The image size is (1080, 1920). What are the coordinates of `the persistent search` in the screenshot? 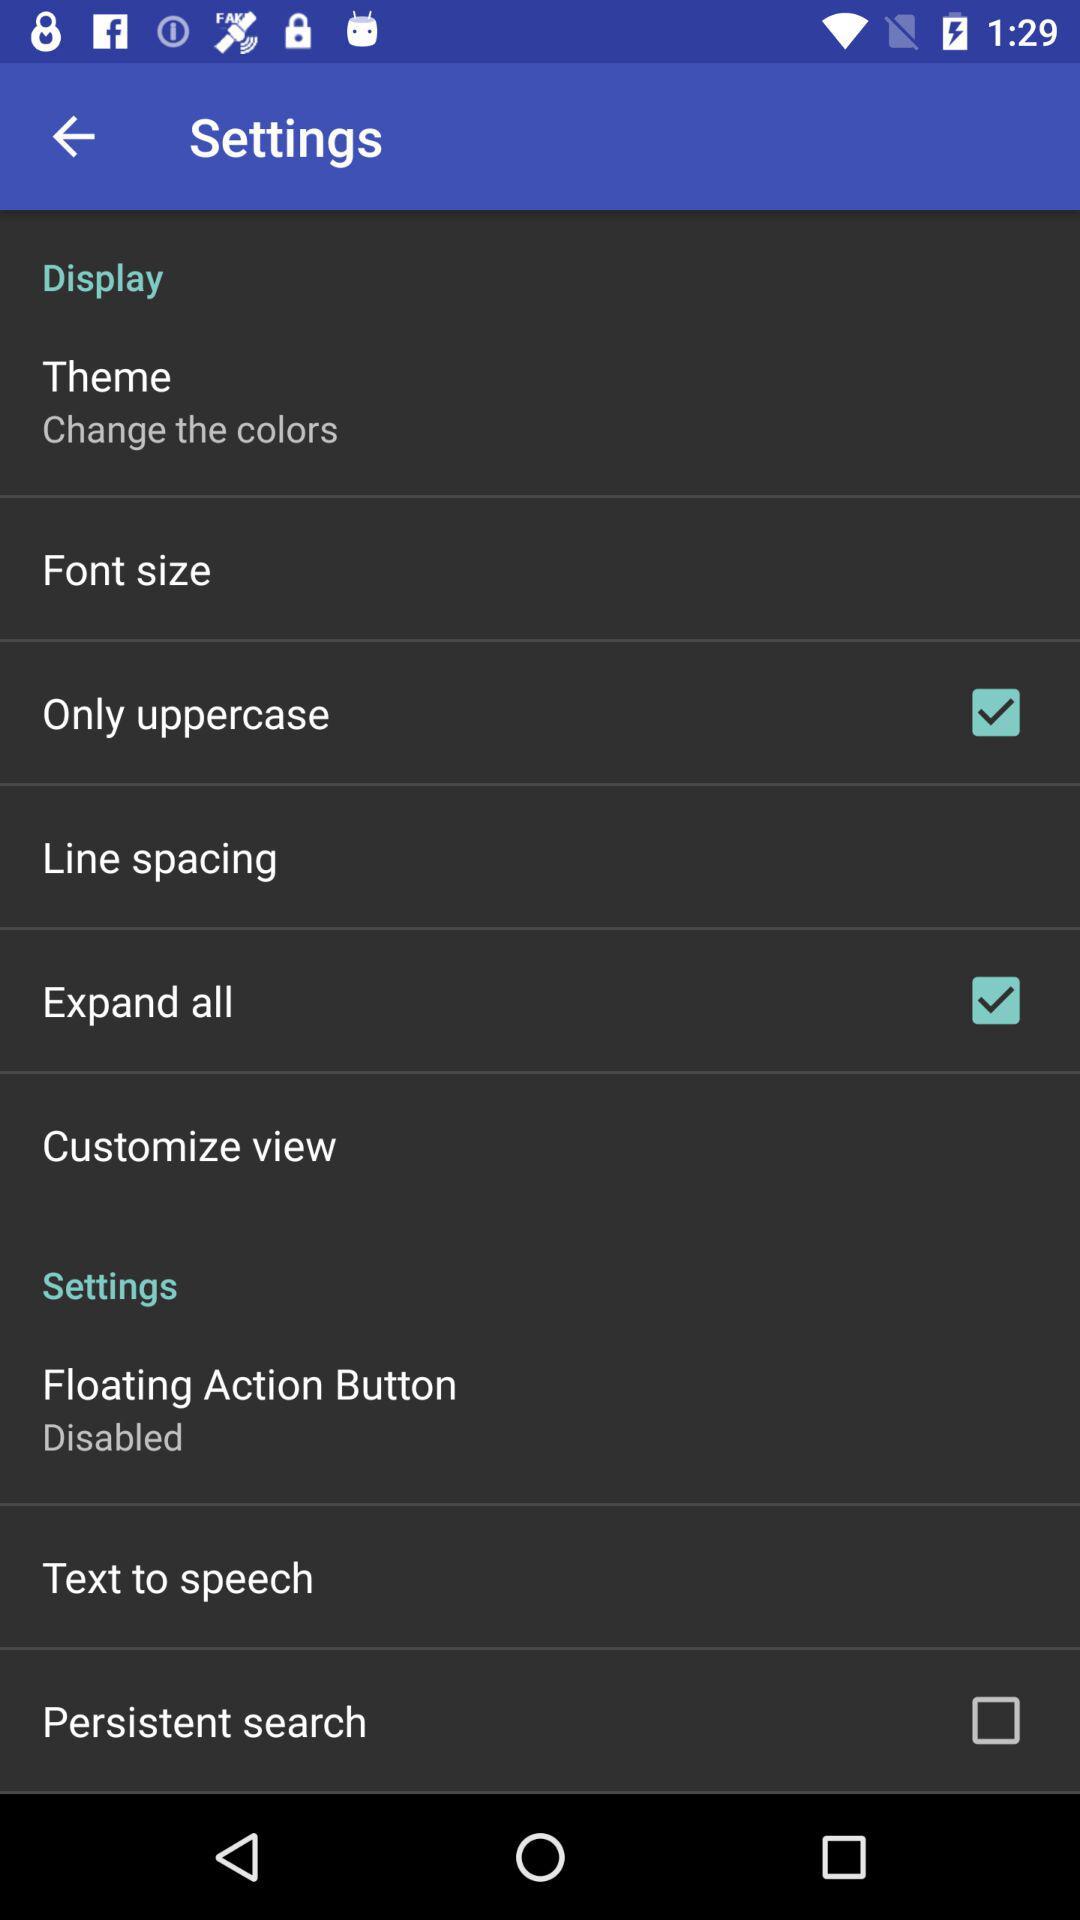 It's located at (204, 1719).